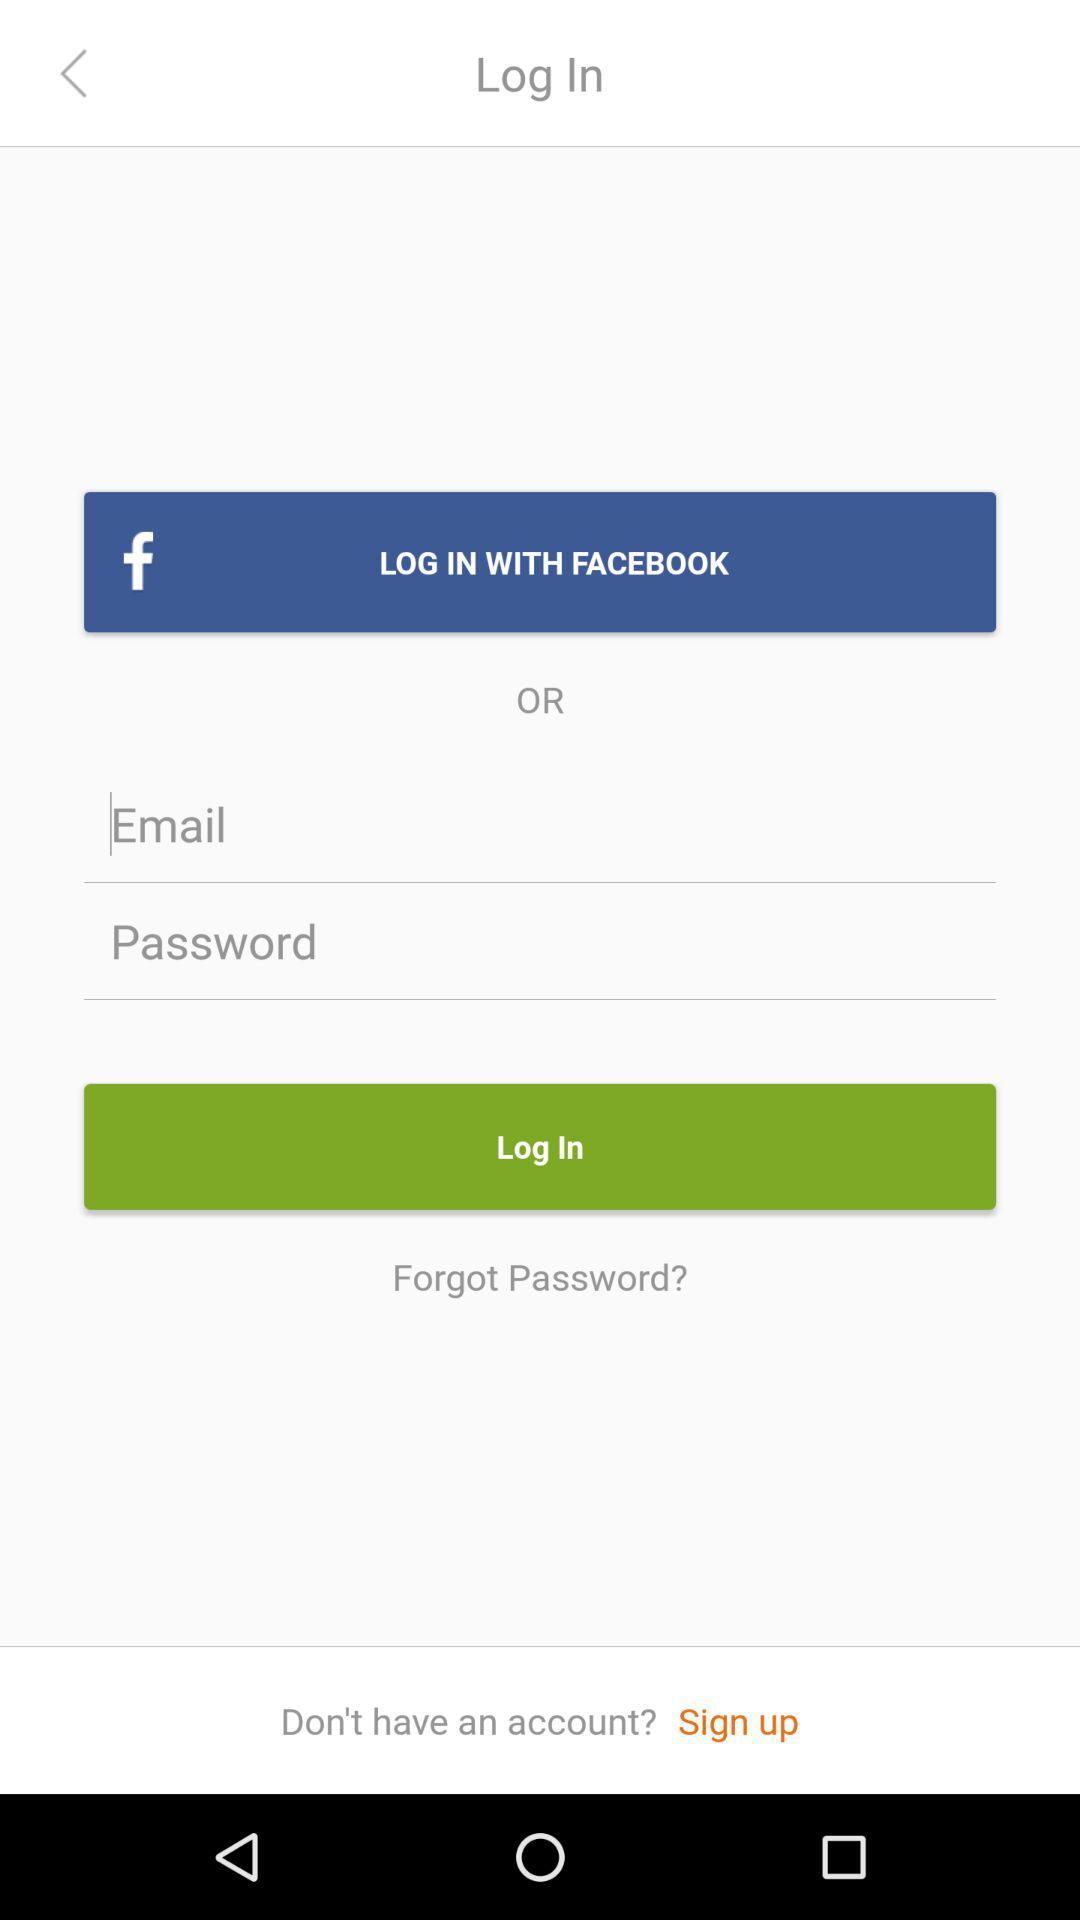 The image size is (1080, 1920). Describe the element at coordinates (540, 939) in the screenshot. I see `login password` at that location.